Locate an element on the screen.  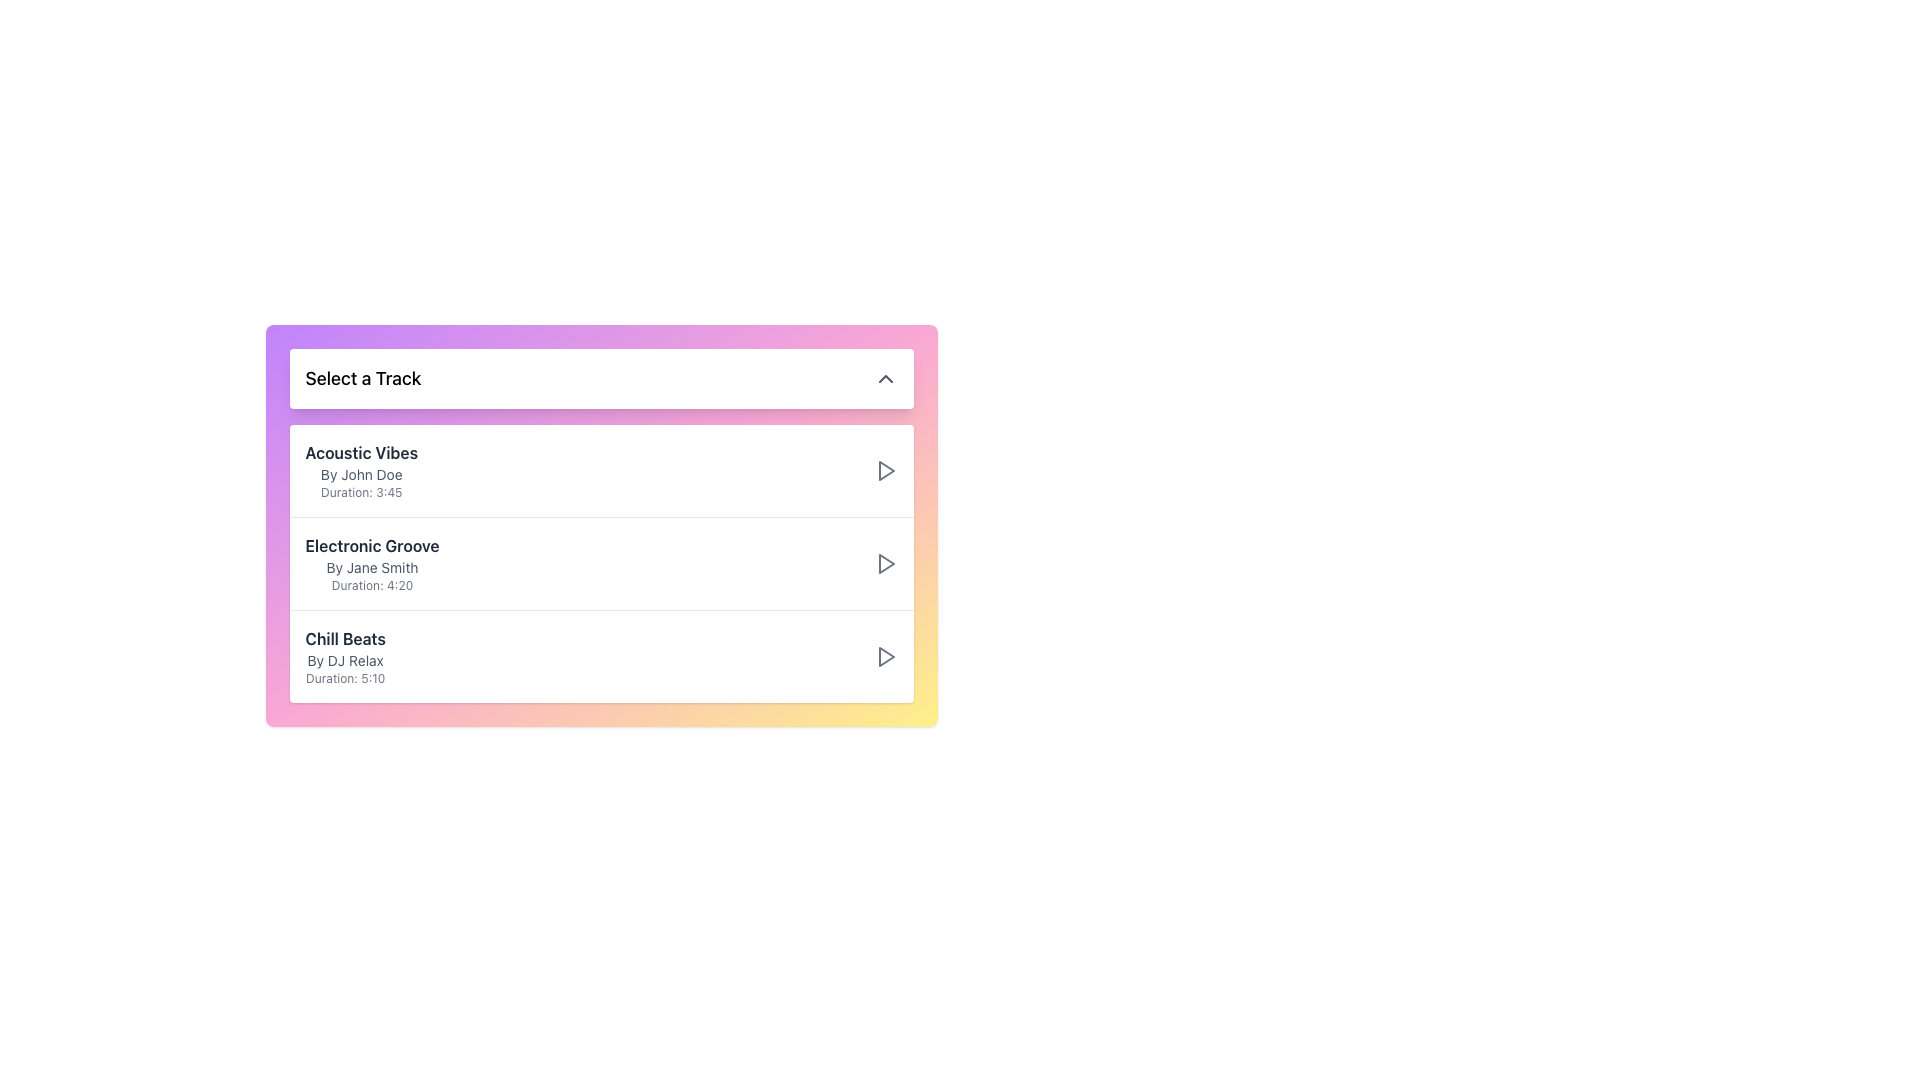
the play button for the track labeled 'Acoustic Vibes' located at the far-right side of the first row under the section heading 'Select a Track' is located at coordinates (884, 470).